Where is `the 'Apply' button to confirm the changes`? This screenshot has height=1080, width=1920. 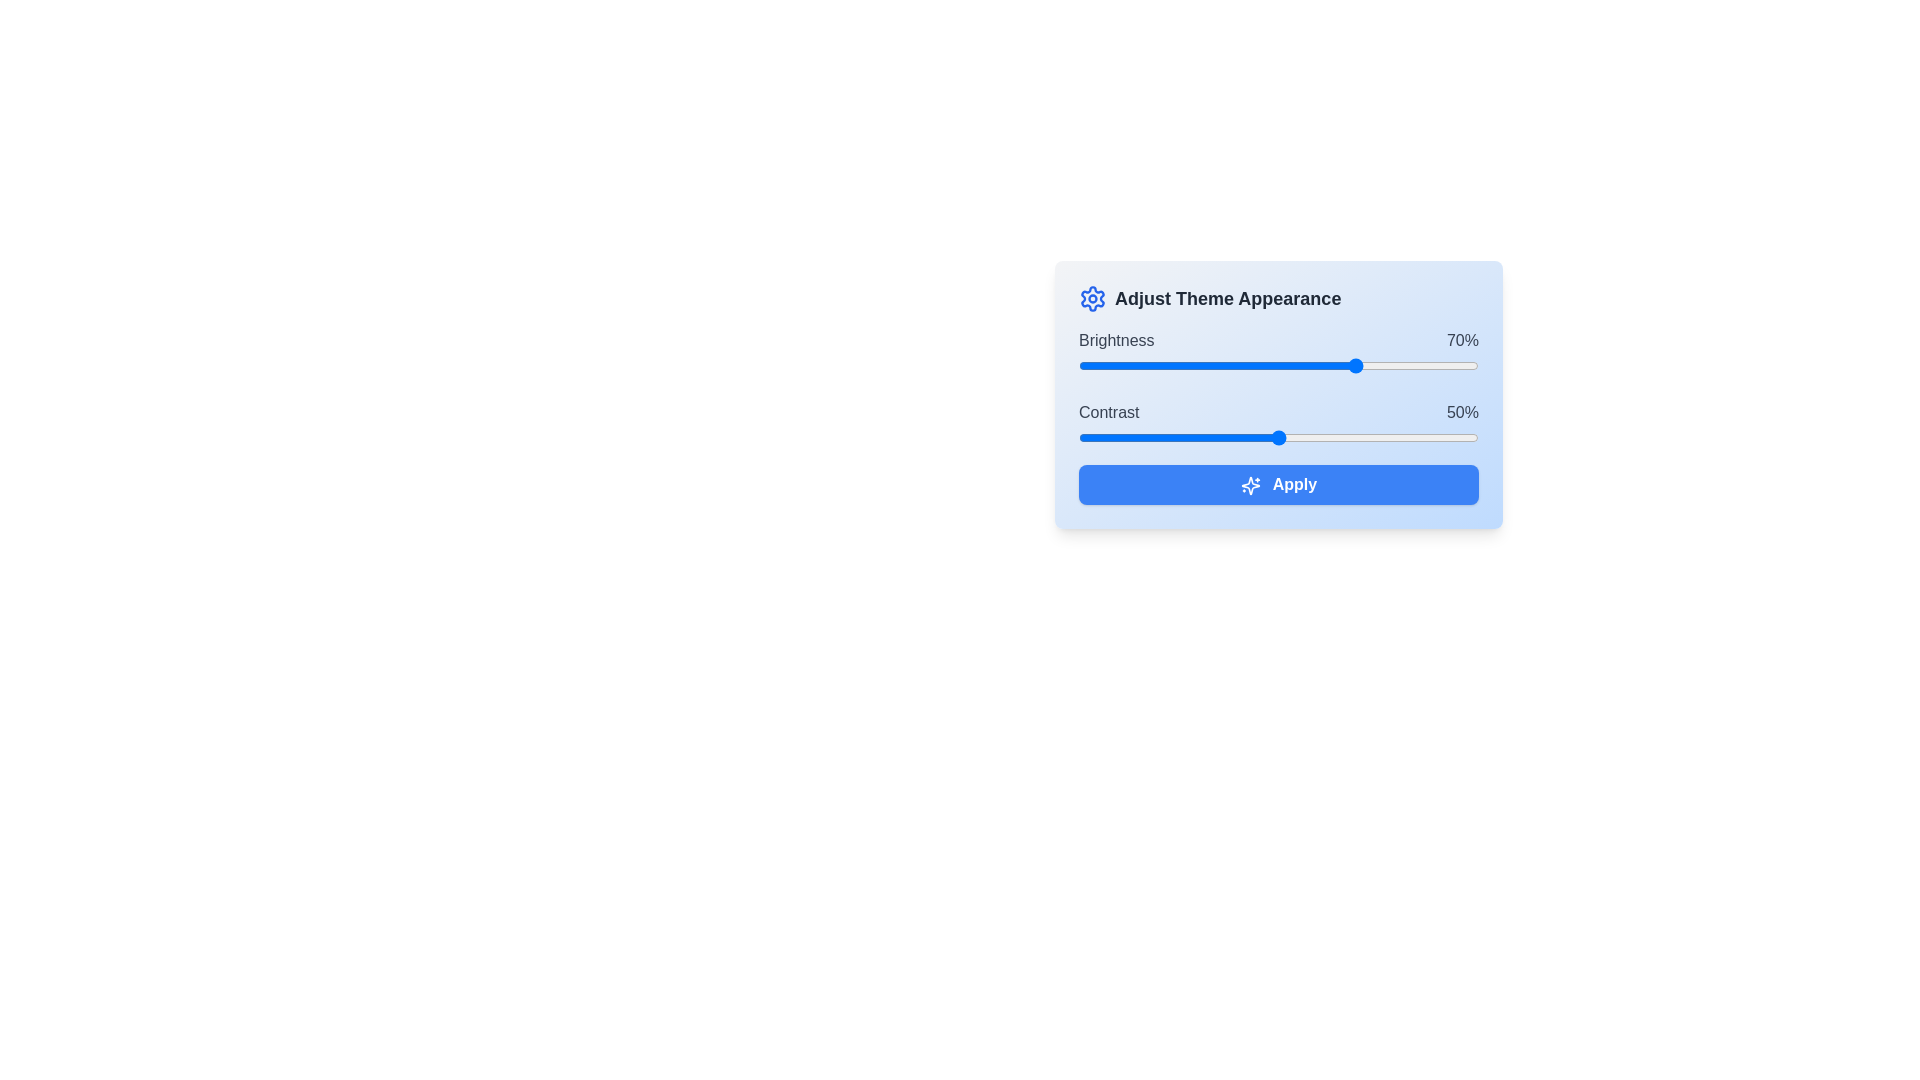 the 'Apply' button to confirm the changes is located at coordinates (1277, 485).